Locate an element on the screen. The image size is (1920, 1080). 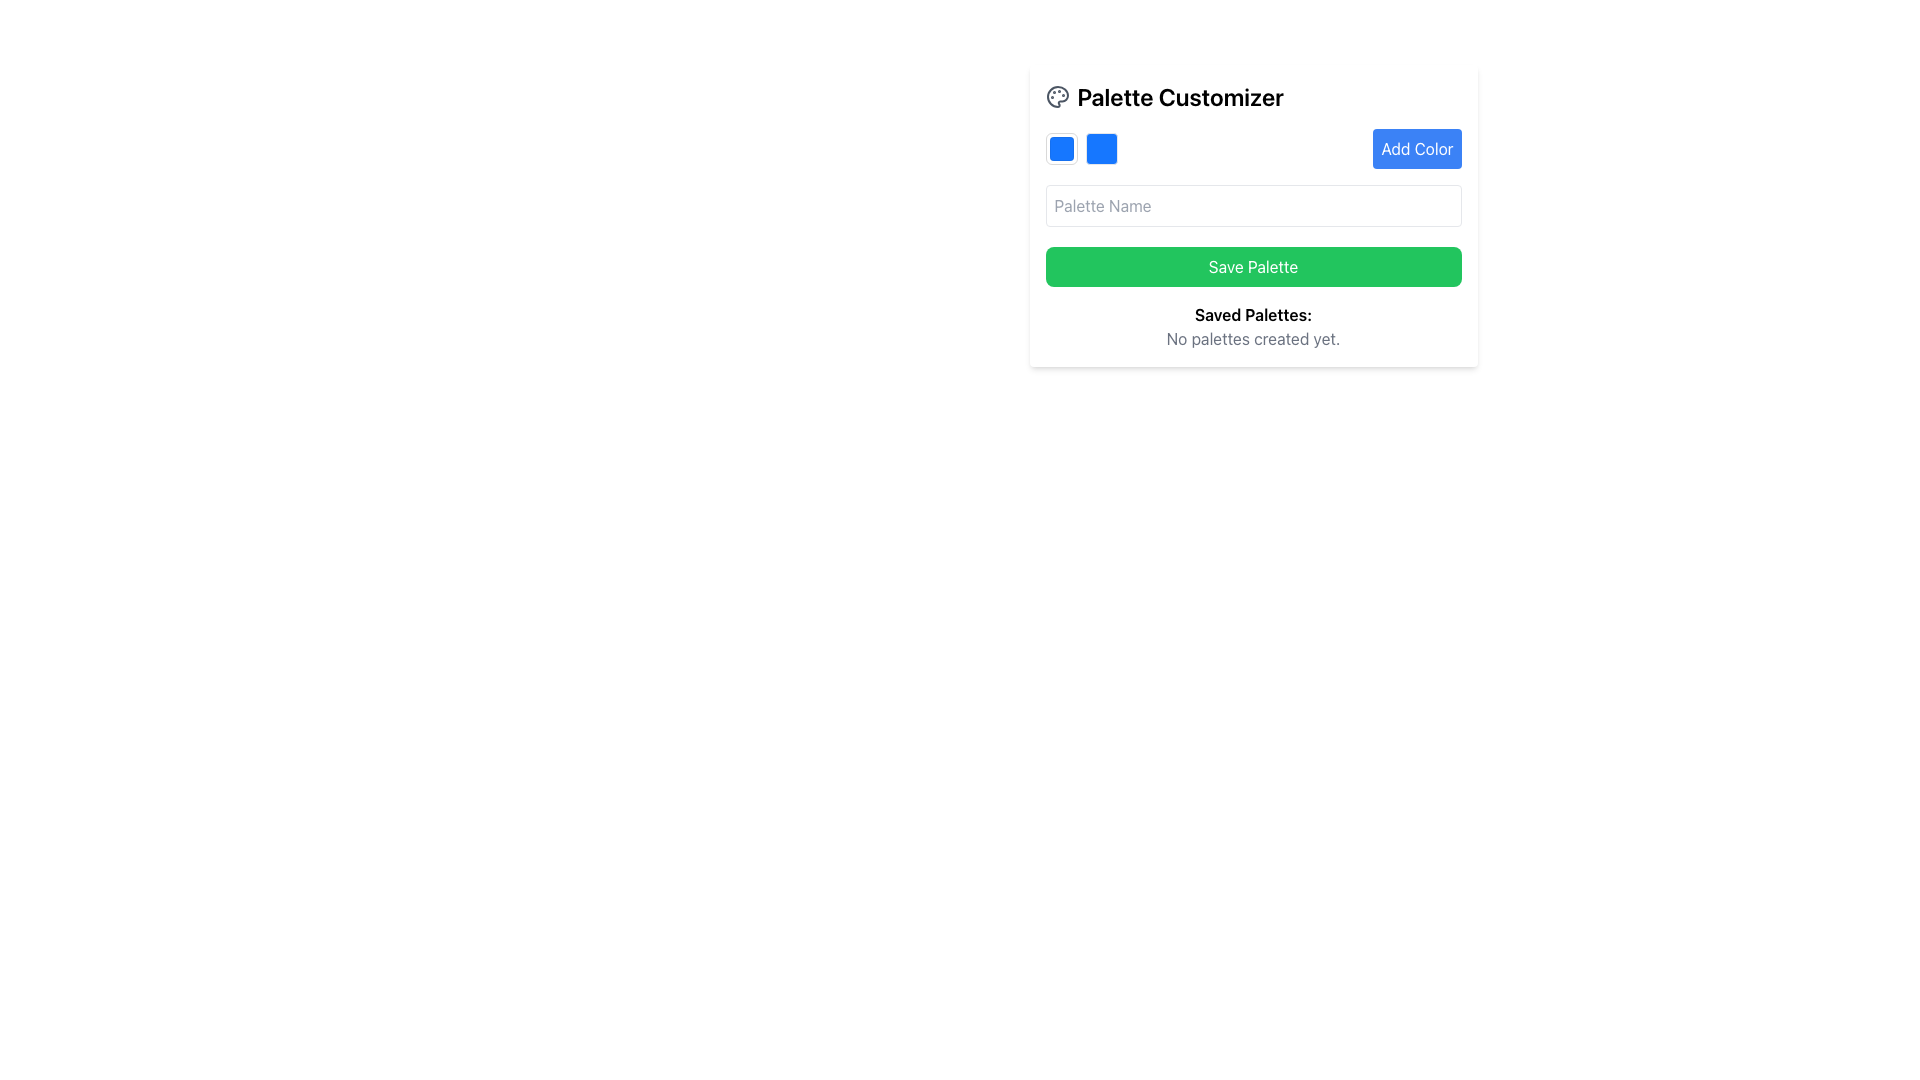
the informative text block indicating the section for saved palettes, located at the bottom of the 'Palette Customizer' card, beneath the green 'Save Palette' button is located at coordinates (1252, 326).